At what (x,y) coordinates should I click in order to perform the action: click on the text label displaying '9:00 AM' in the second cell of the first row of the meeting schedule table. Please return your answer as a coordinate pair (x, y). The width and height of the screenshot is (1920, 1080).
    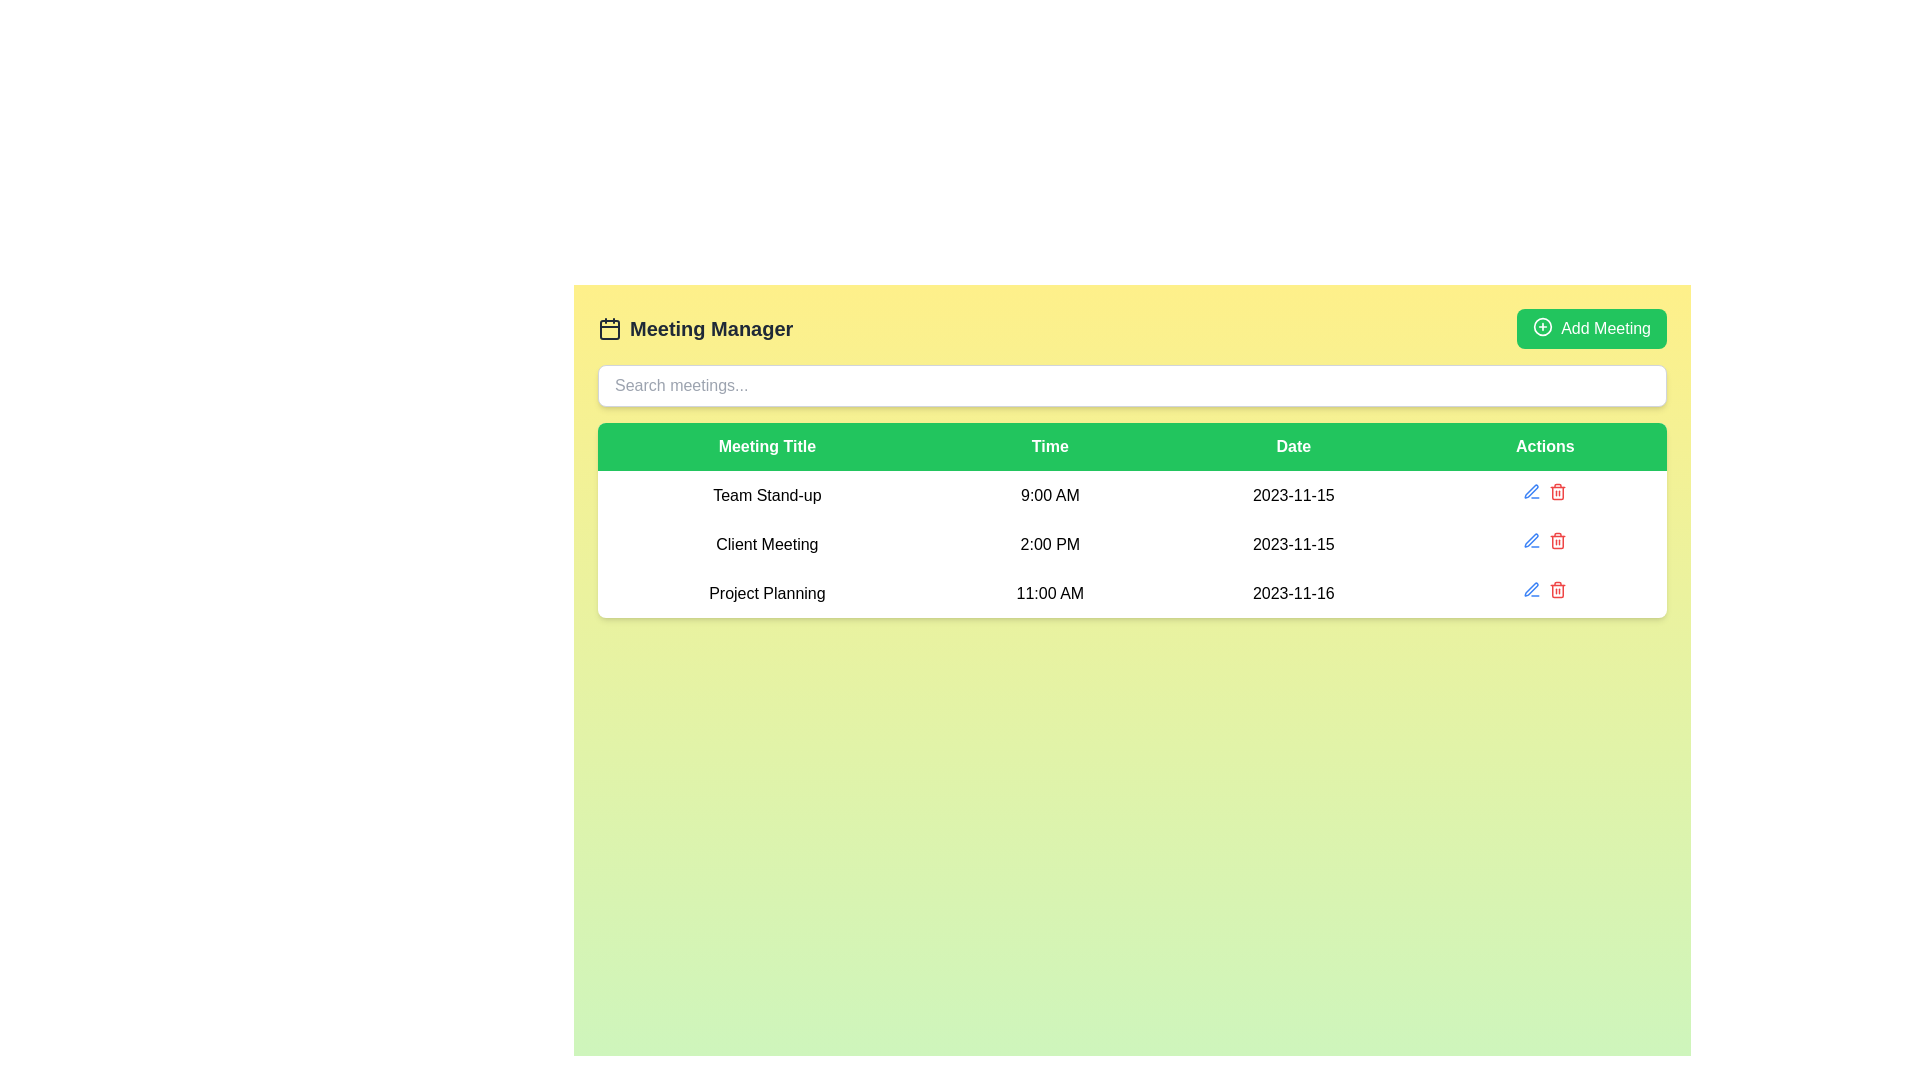
    Looking at the image, I should click on (1049, 495).